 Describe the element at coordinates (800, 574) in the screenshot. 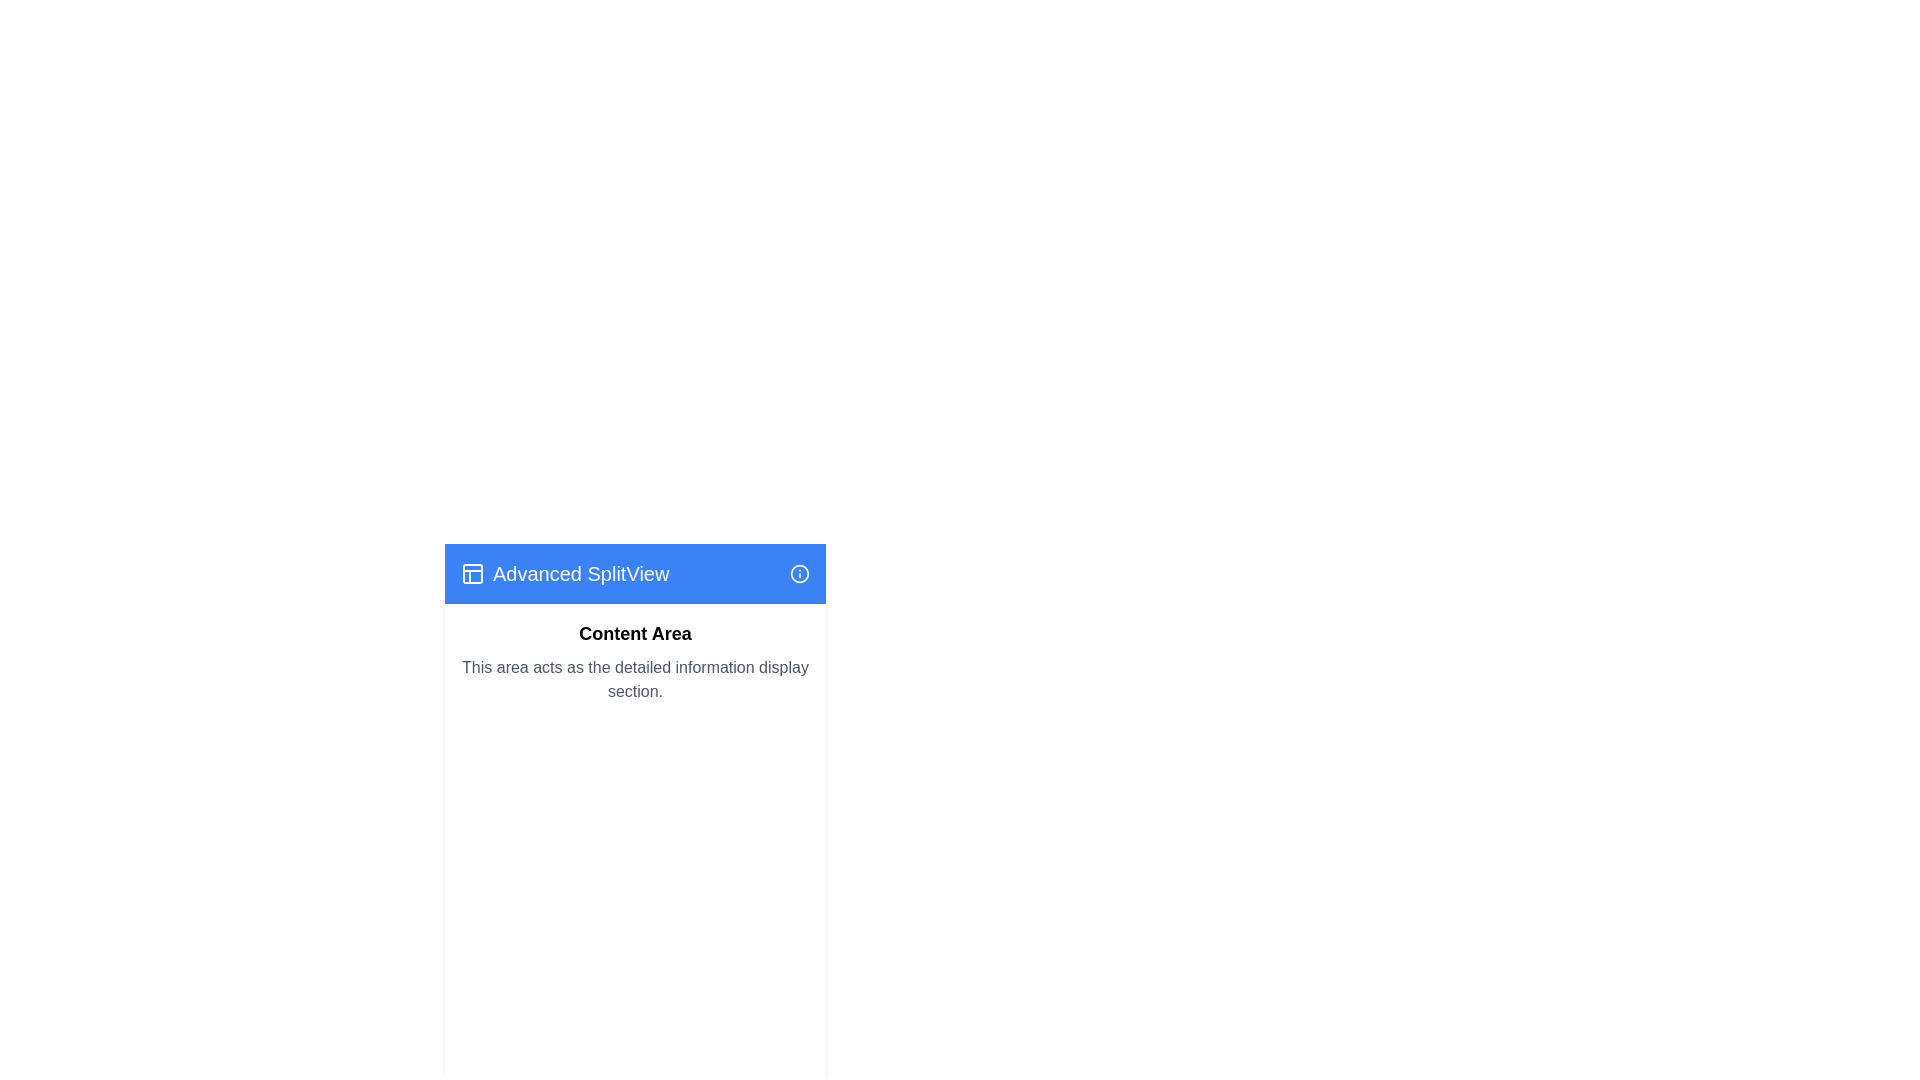

I see `the information/help icon located in the upper-right corner of the 'Advanced SplitView' header` at that location.